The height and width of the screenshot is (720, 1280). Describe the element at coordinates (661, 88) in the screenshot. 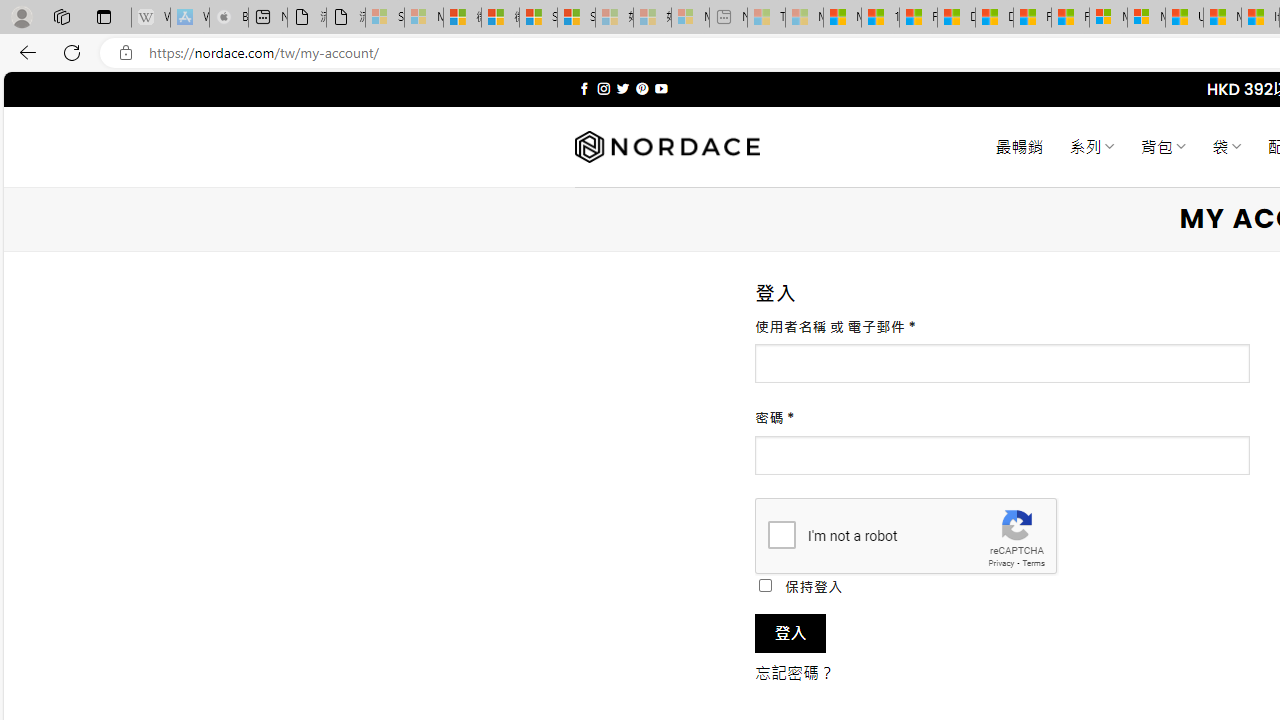

I see `'Follow on YouTube'` at that location.